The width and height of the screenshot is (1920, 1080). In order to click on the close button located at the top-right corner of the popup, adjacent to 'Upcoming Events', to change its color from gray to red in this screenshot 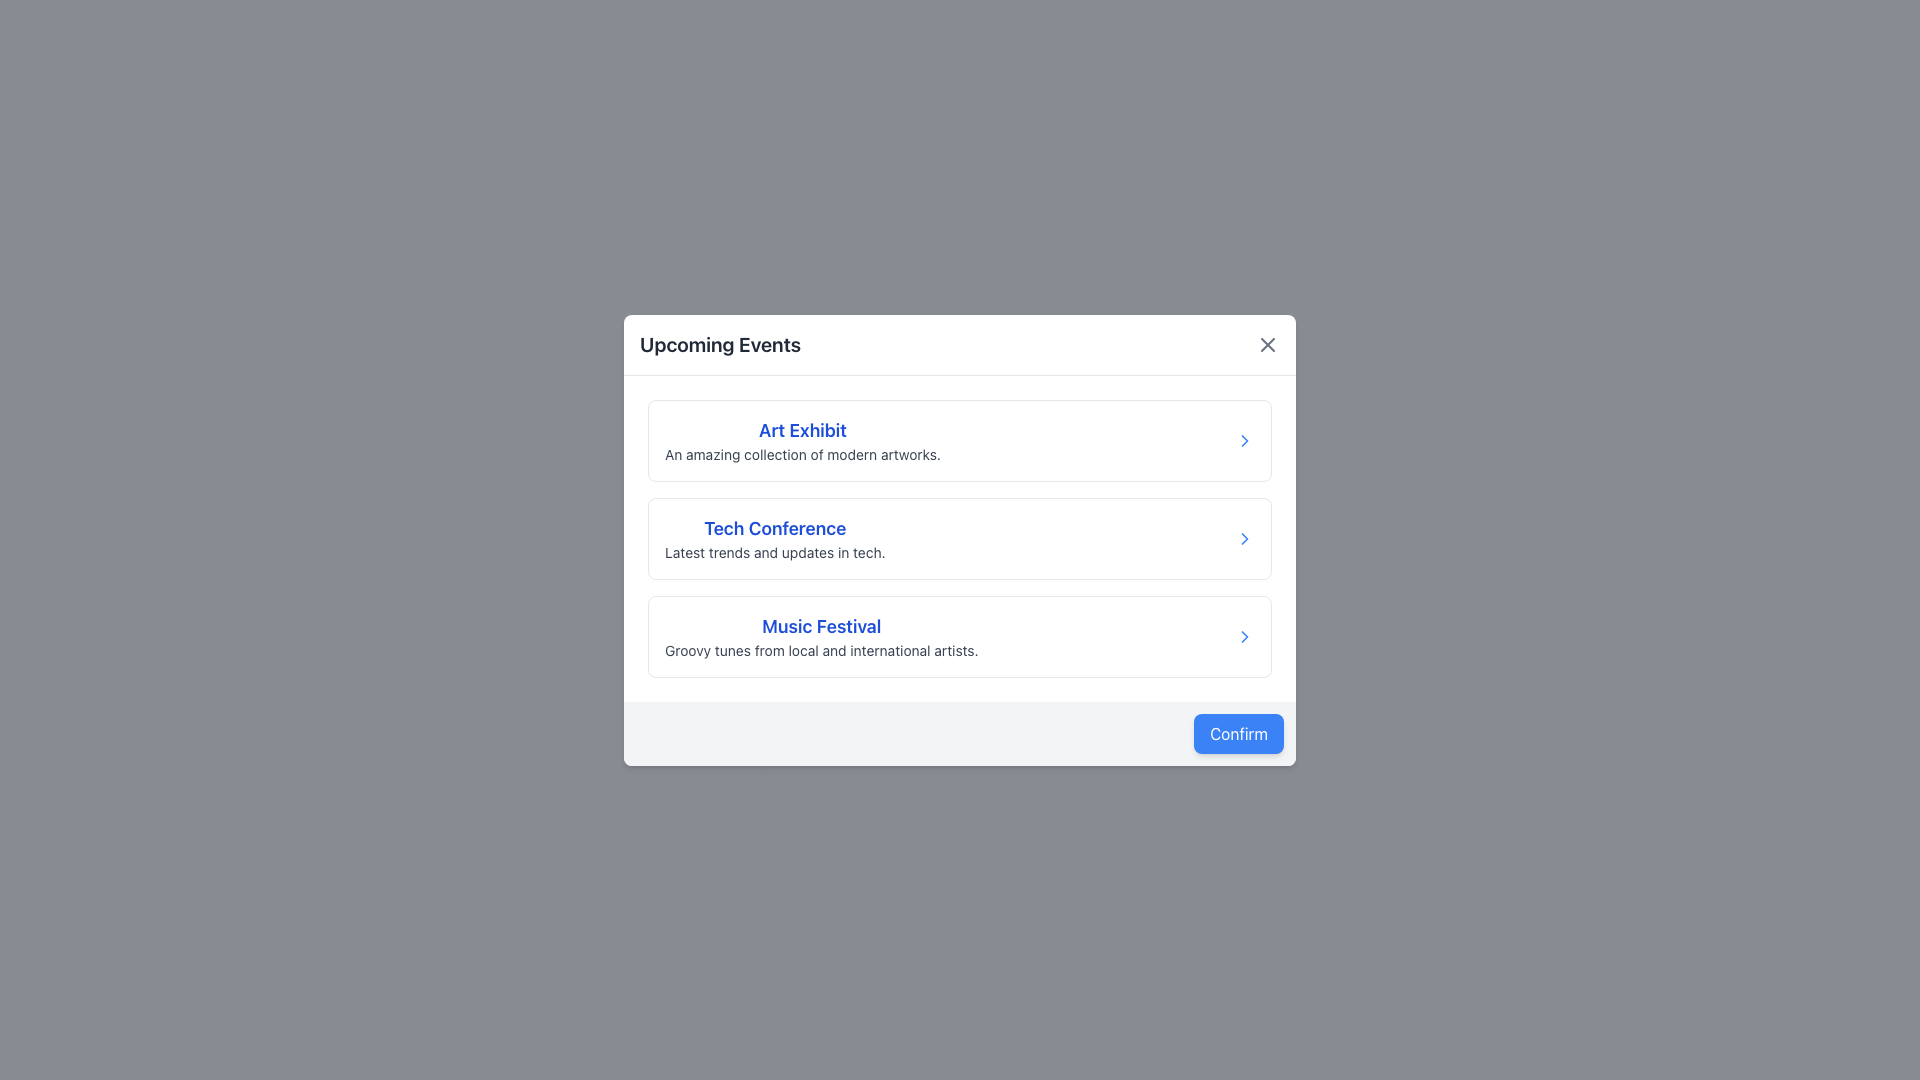, I will do `click(1266, 343)`.